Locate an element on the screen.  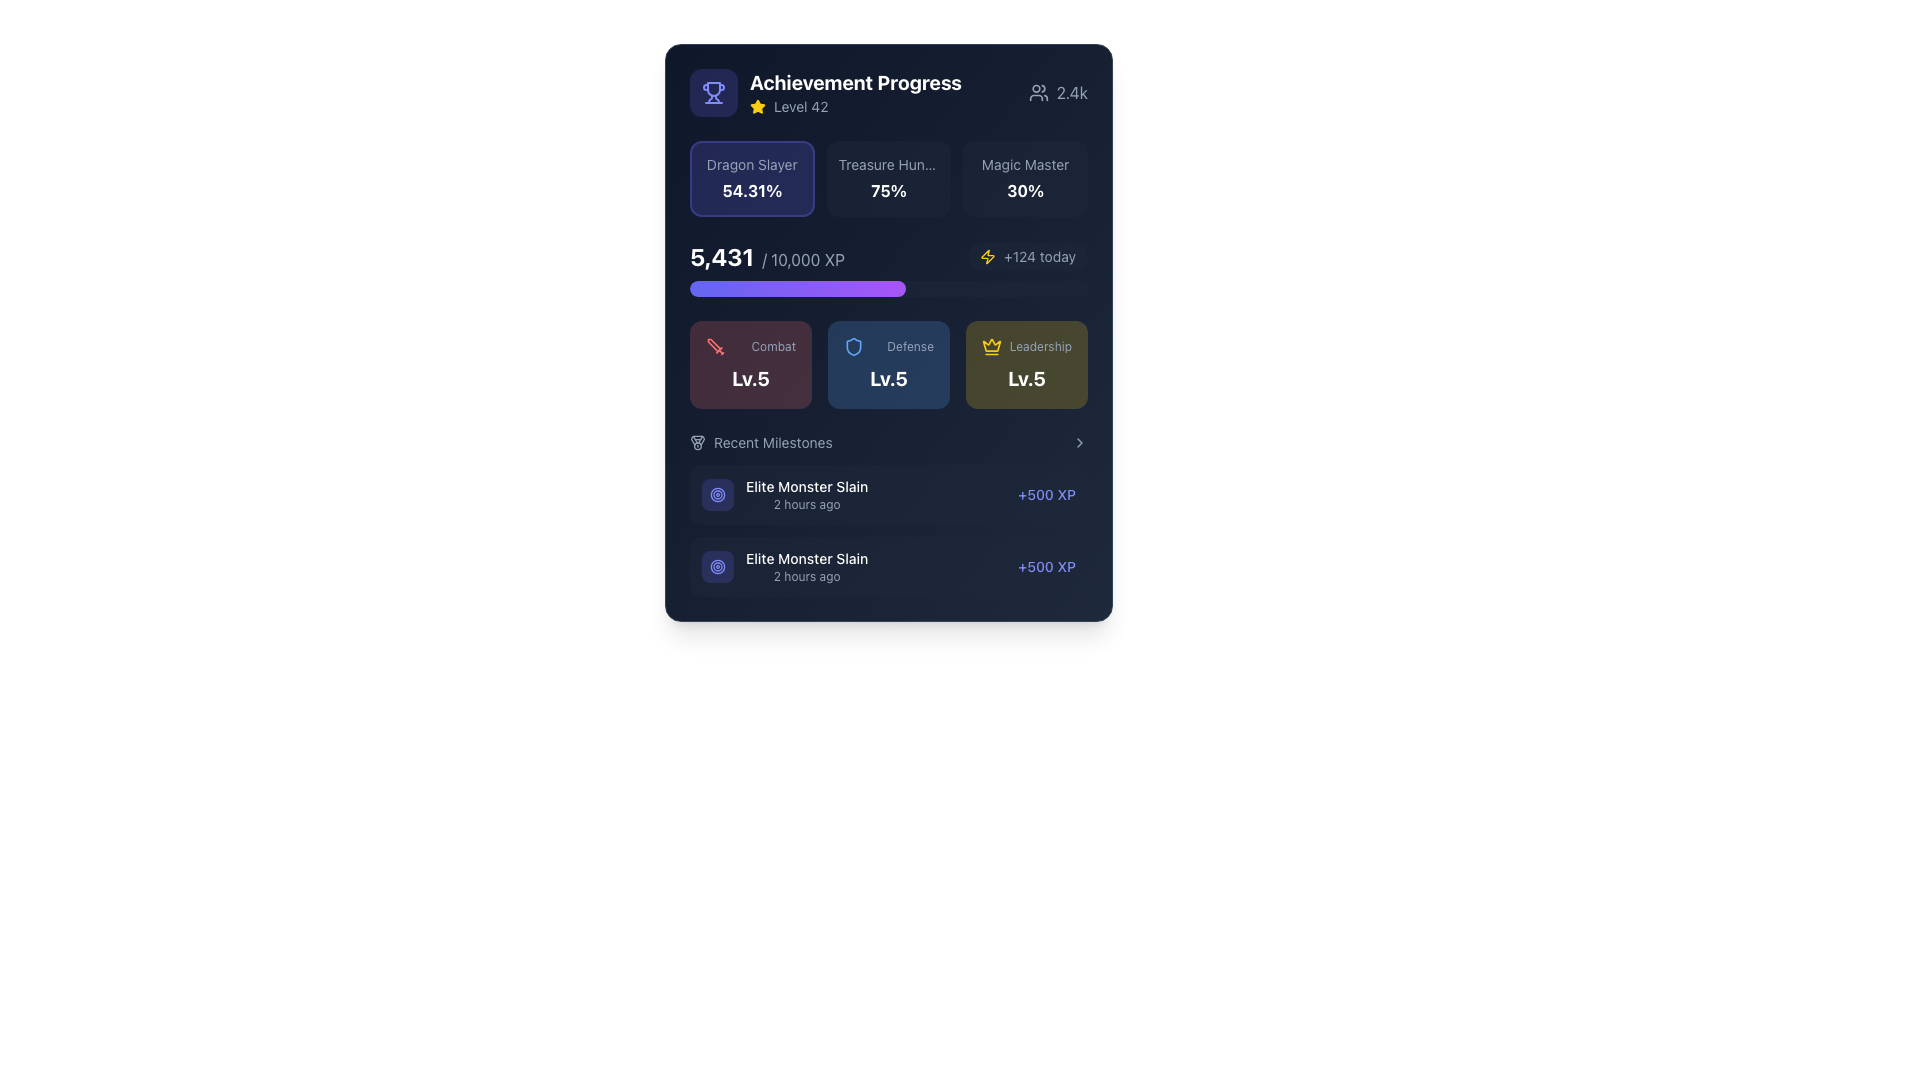
the yellow crown icon representing leadership achievement, located above the 'Lv.5' text is located at coordinates (992, 344).